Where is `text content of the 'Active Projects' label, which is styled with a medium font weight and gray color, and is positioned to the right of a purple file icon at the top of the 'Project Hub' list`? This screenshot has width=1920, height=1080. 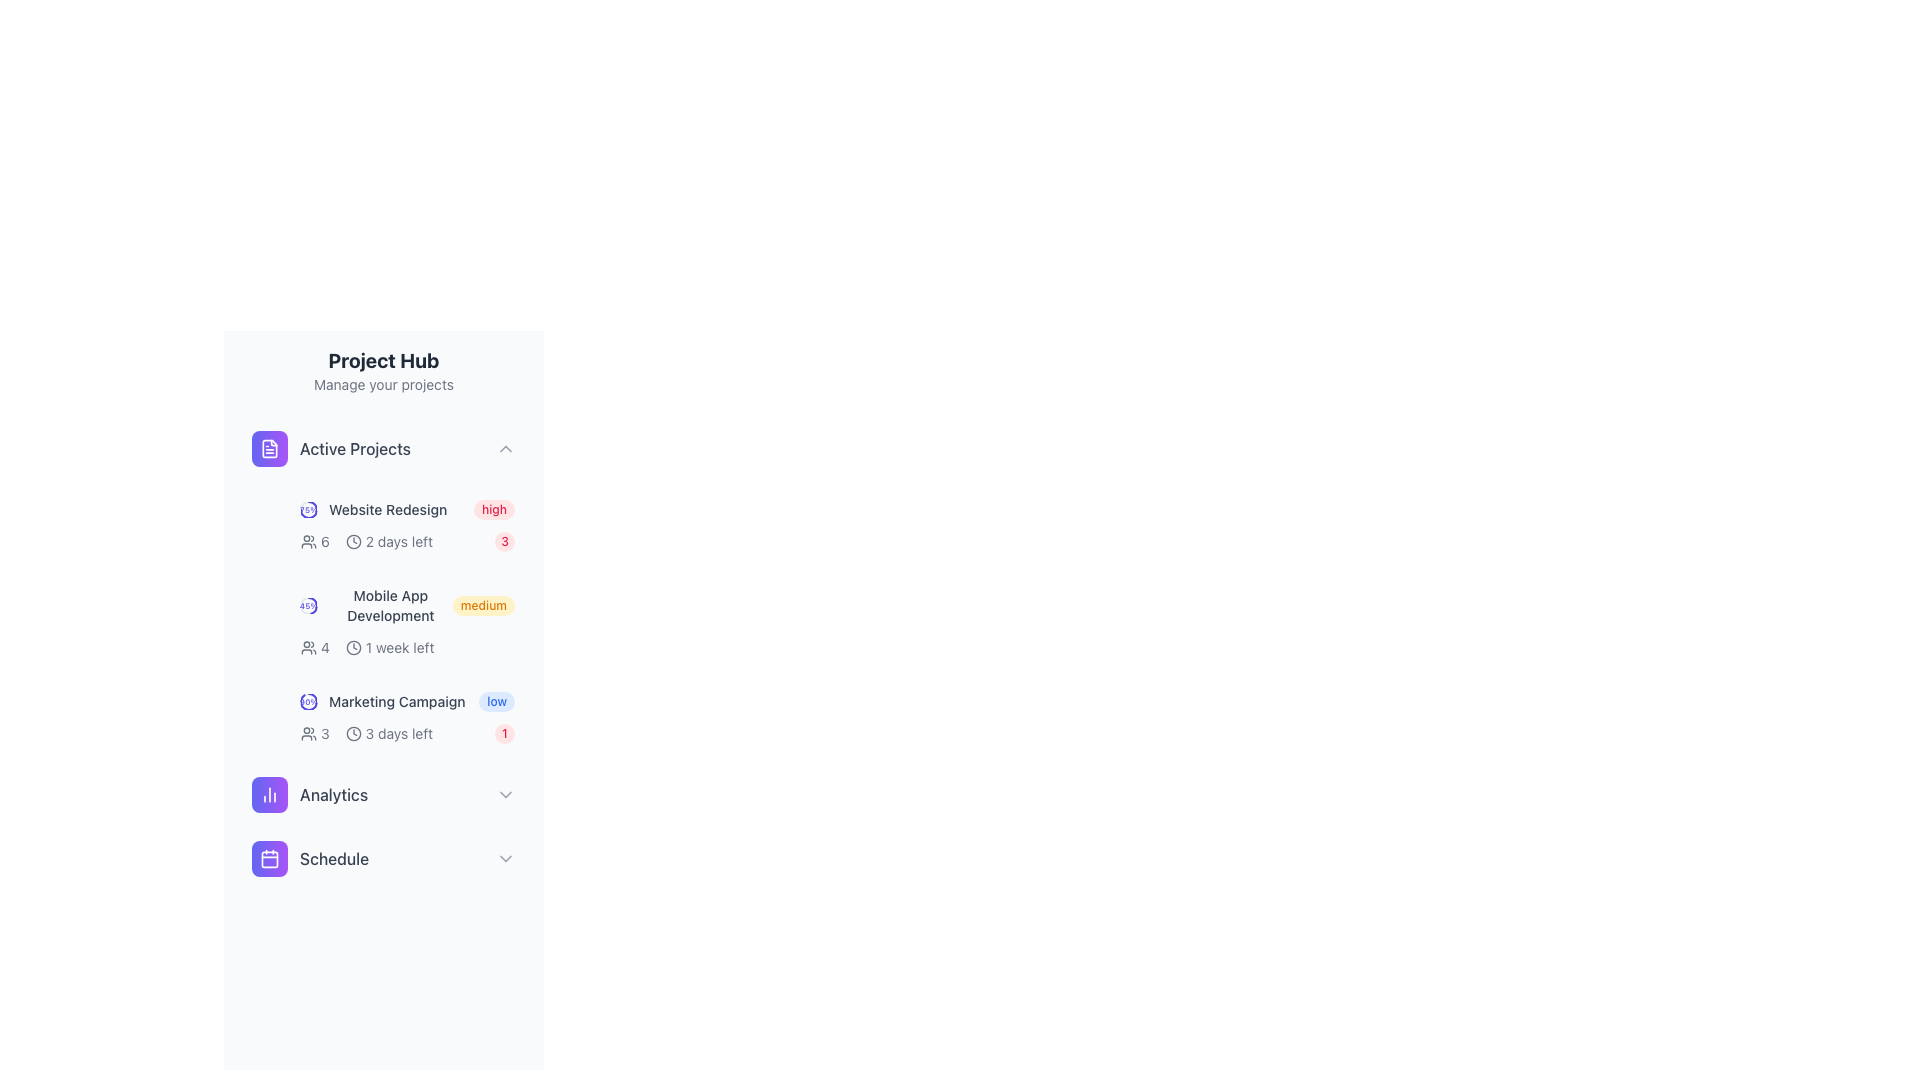 text content of the 'Active Projects' label, which is styled with a medium font weight and gray color, and is positioned to the right of a purple file icon at the top of the 'Project Hub' list is located at coordinates (355, 447).